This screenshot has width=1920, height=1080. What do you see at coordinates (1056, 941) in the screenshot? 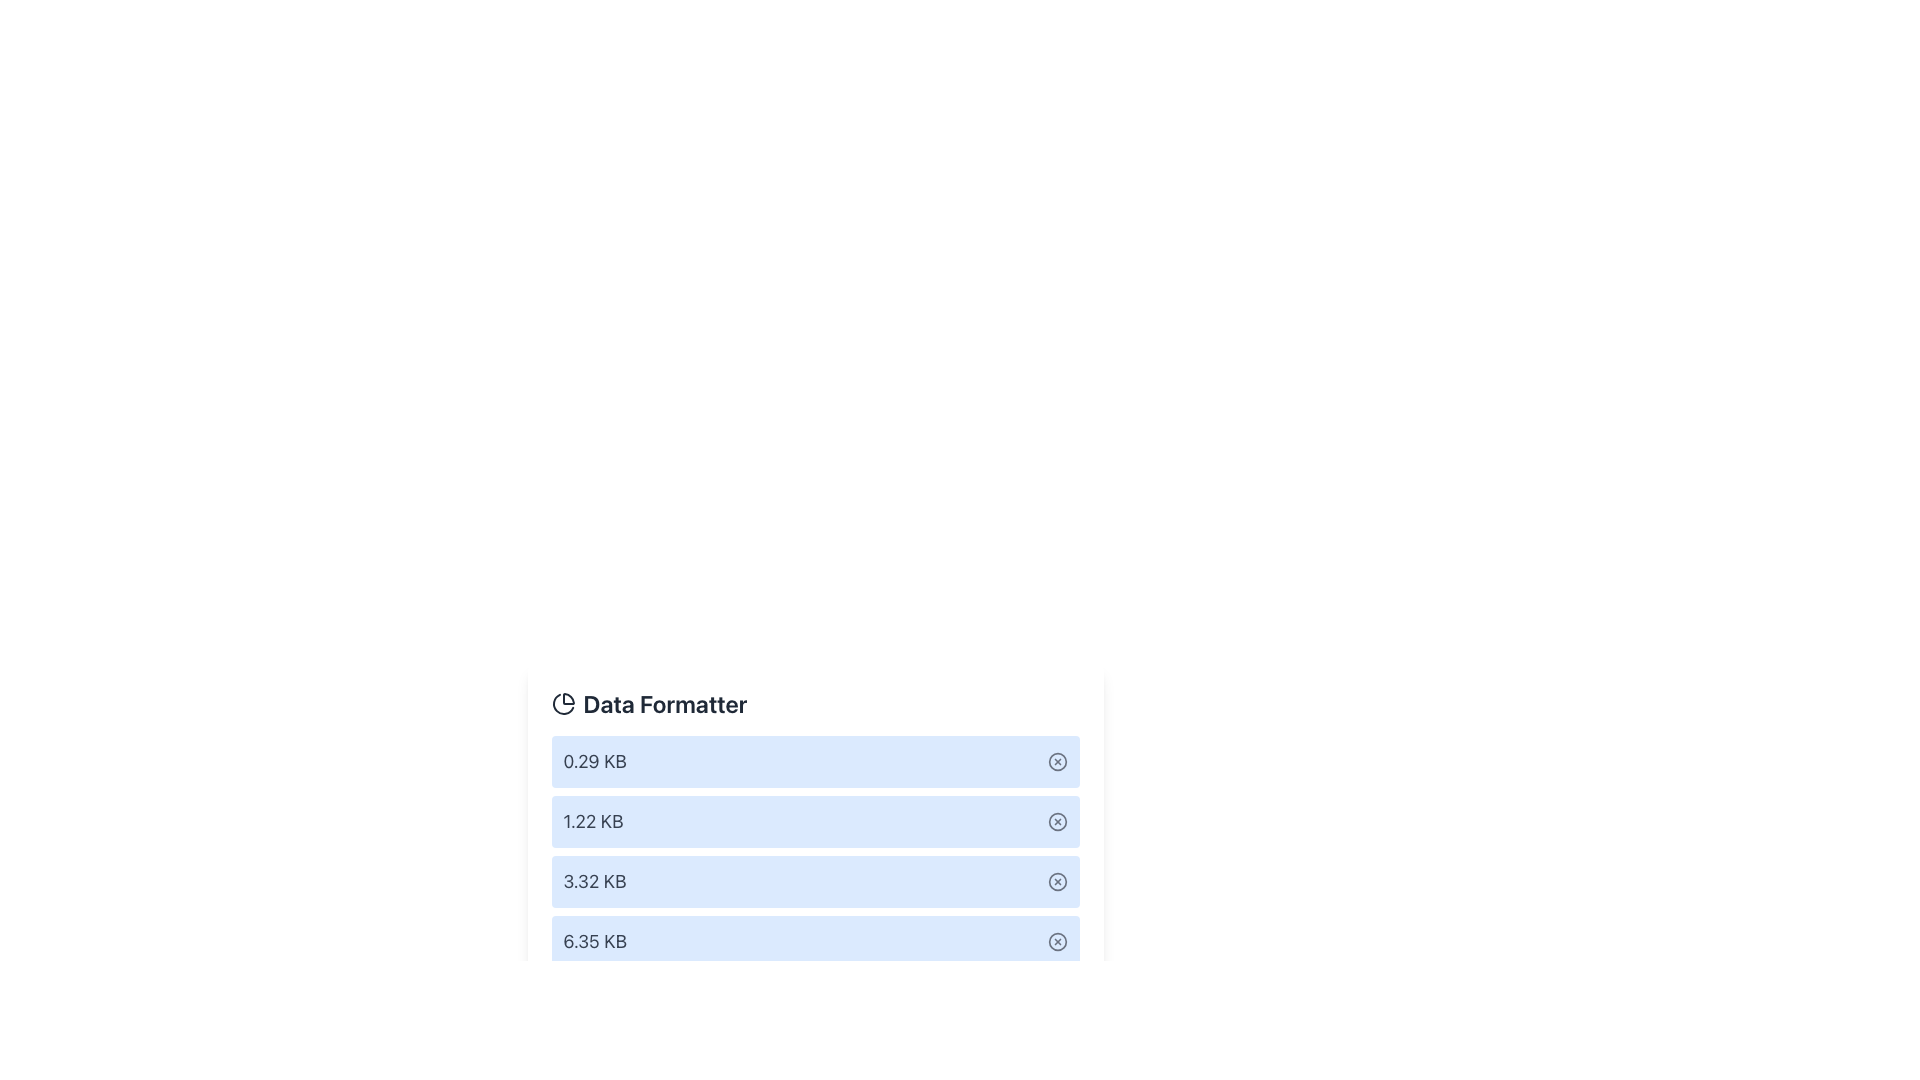
I see `the delete button located in the center-right corner of the list item styled with a blue background, which is associated with the text '6.35 KB'` at bounding box center [1056, 941].